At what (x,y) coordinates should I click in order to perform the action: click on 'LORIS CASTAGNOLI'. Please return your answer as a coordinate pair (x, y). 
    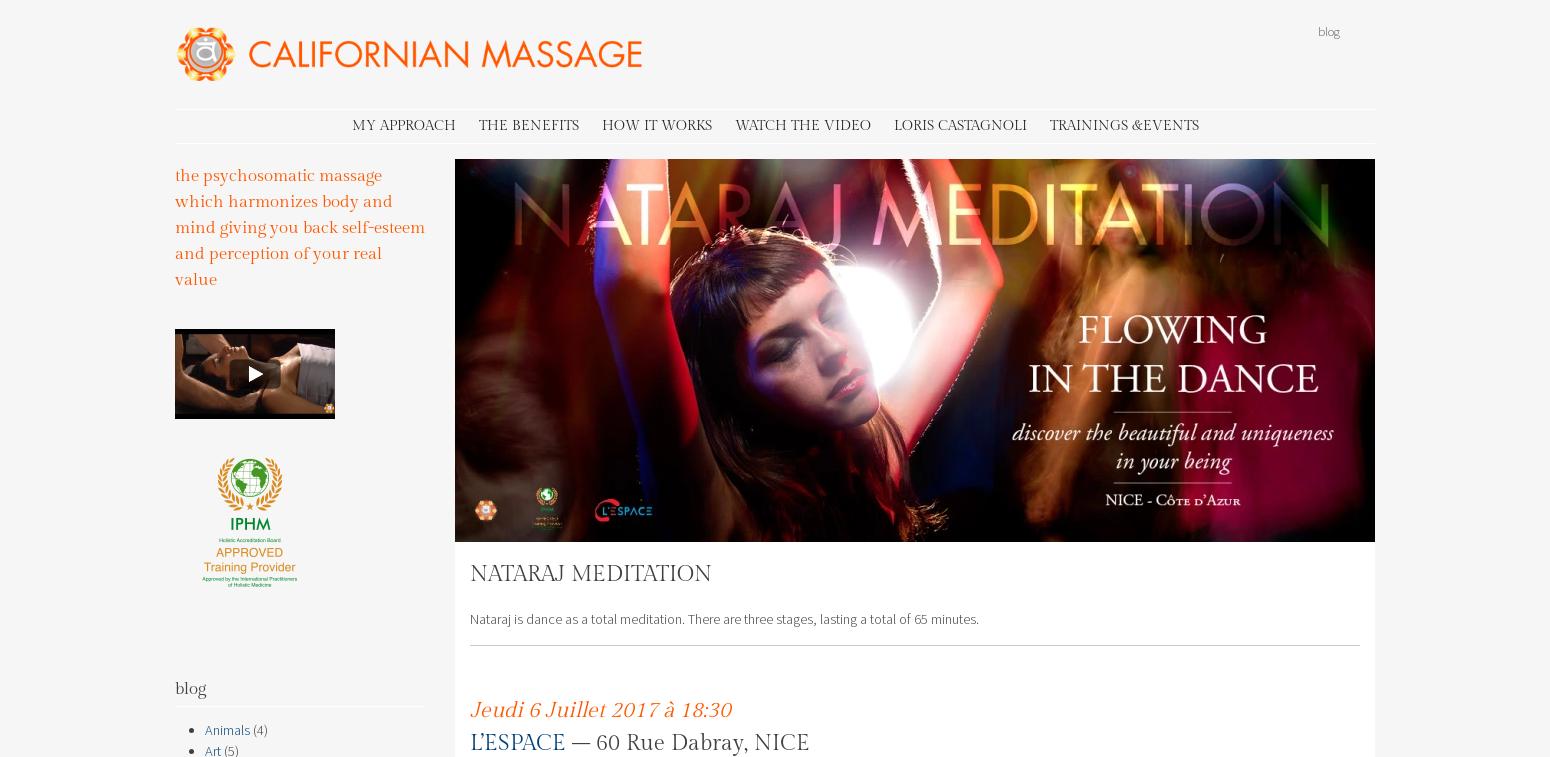
    Looking at the image, I should click on (958, 123).